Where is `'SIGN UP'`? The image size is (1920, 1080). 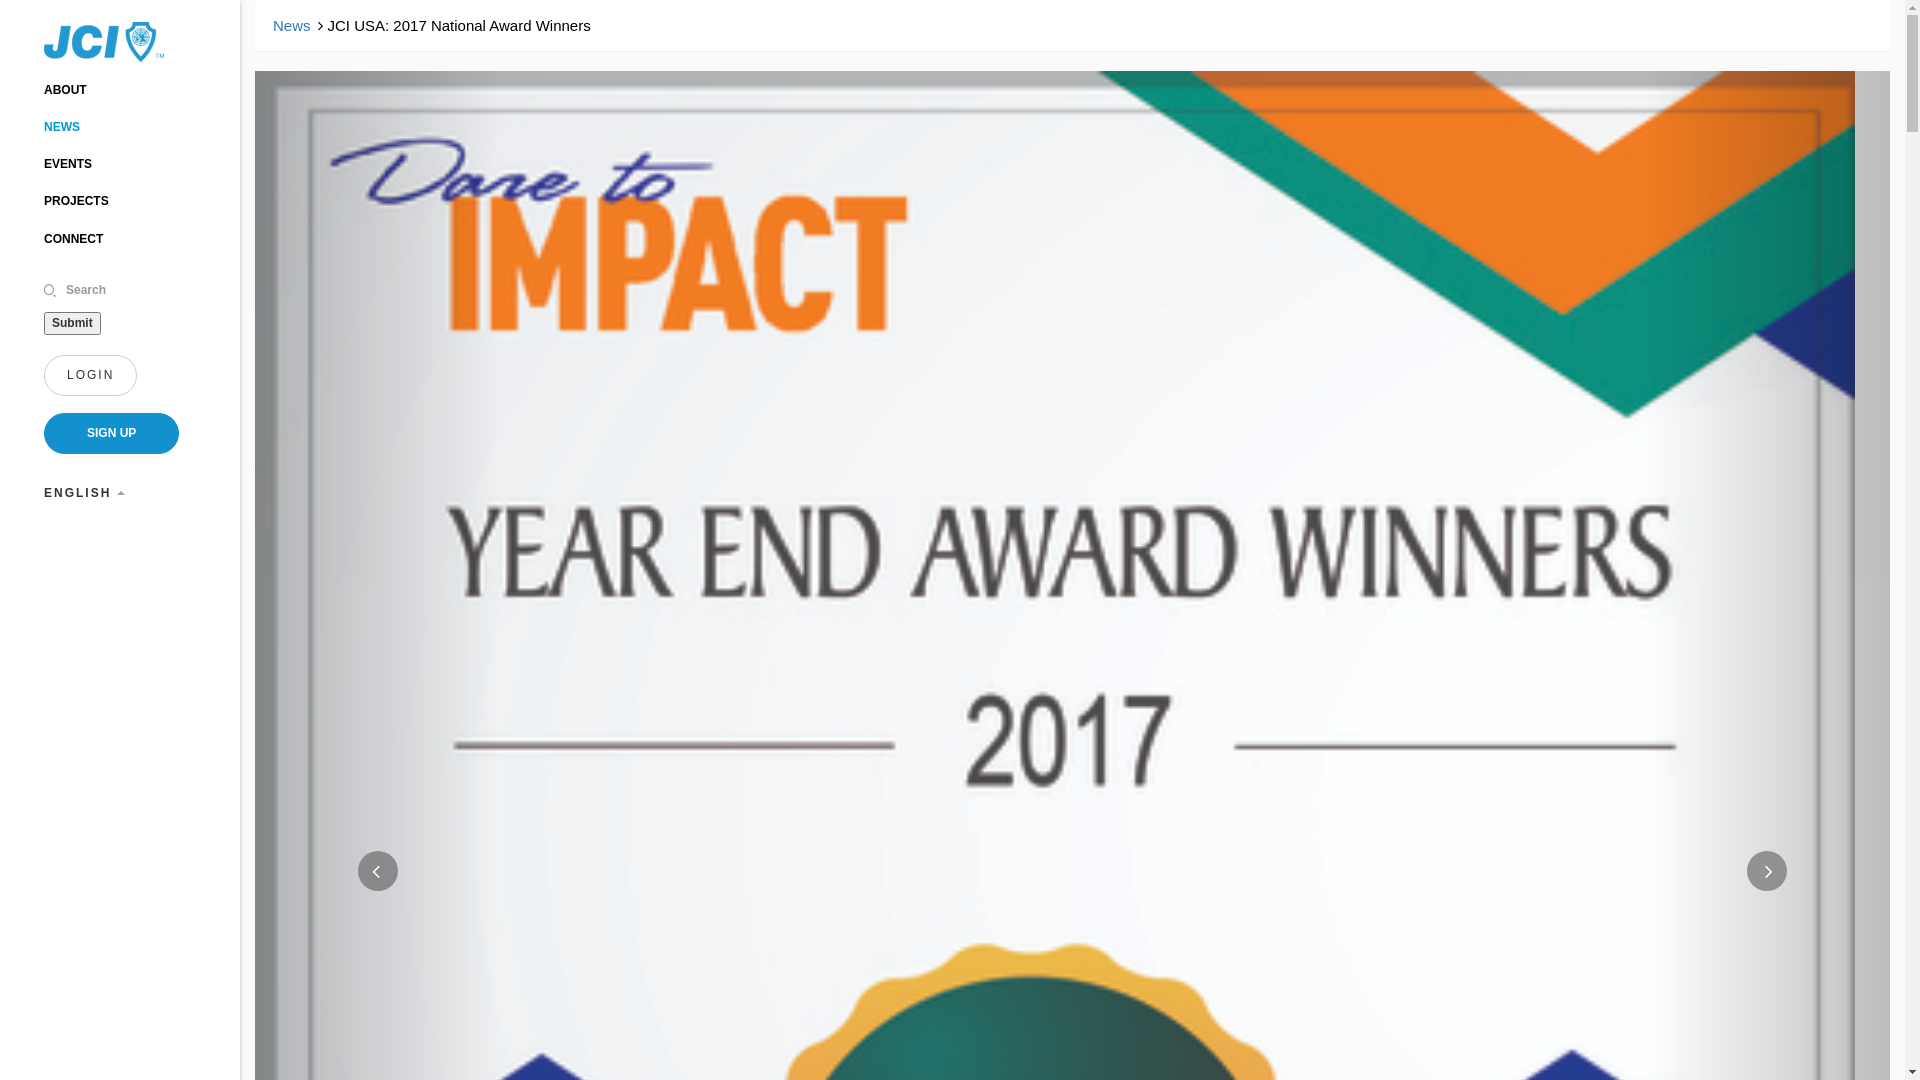
'SIGN UP' is located at coordinates (110, 432).